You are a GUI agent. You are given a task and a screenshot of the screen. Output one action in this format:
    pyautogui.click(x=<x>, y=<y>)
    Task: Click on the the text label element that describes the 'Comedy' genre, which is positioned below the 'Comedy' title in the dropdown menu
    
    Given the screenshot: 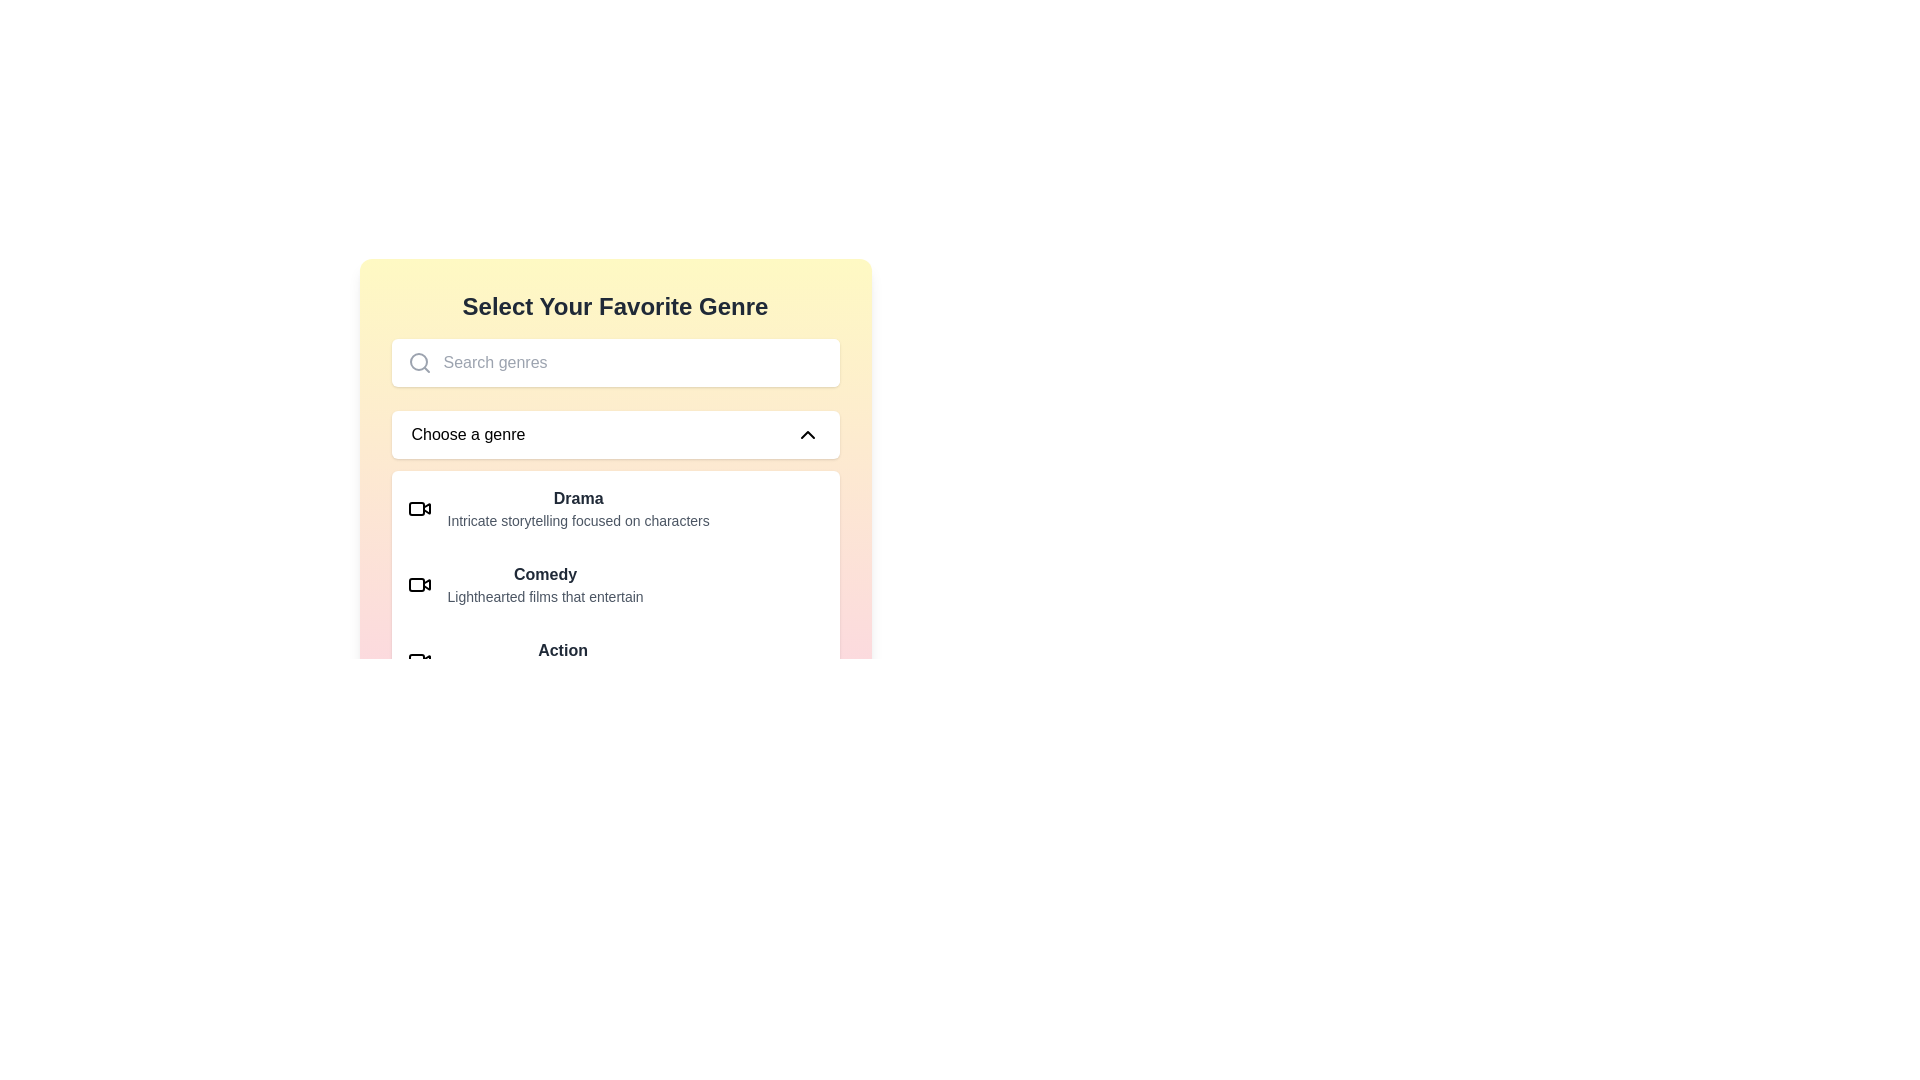 What is the action you would take?
    pyautogui.click(x=545, y=596)
    